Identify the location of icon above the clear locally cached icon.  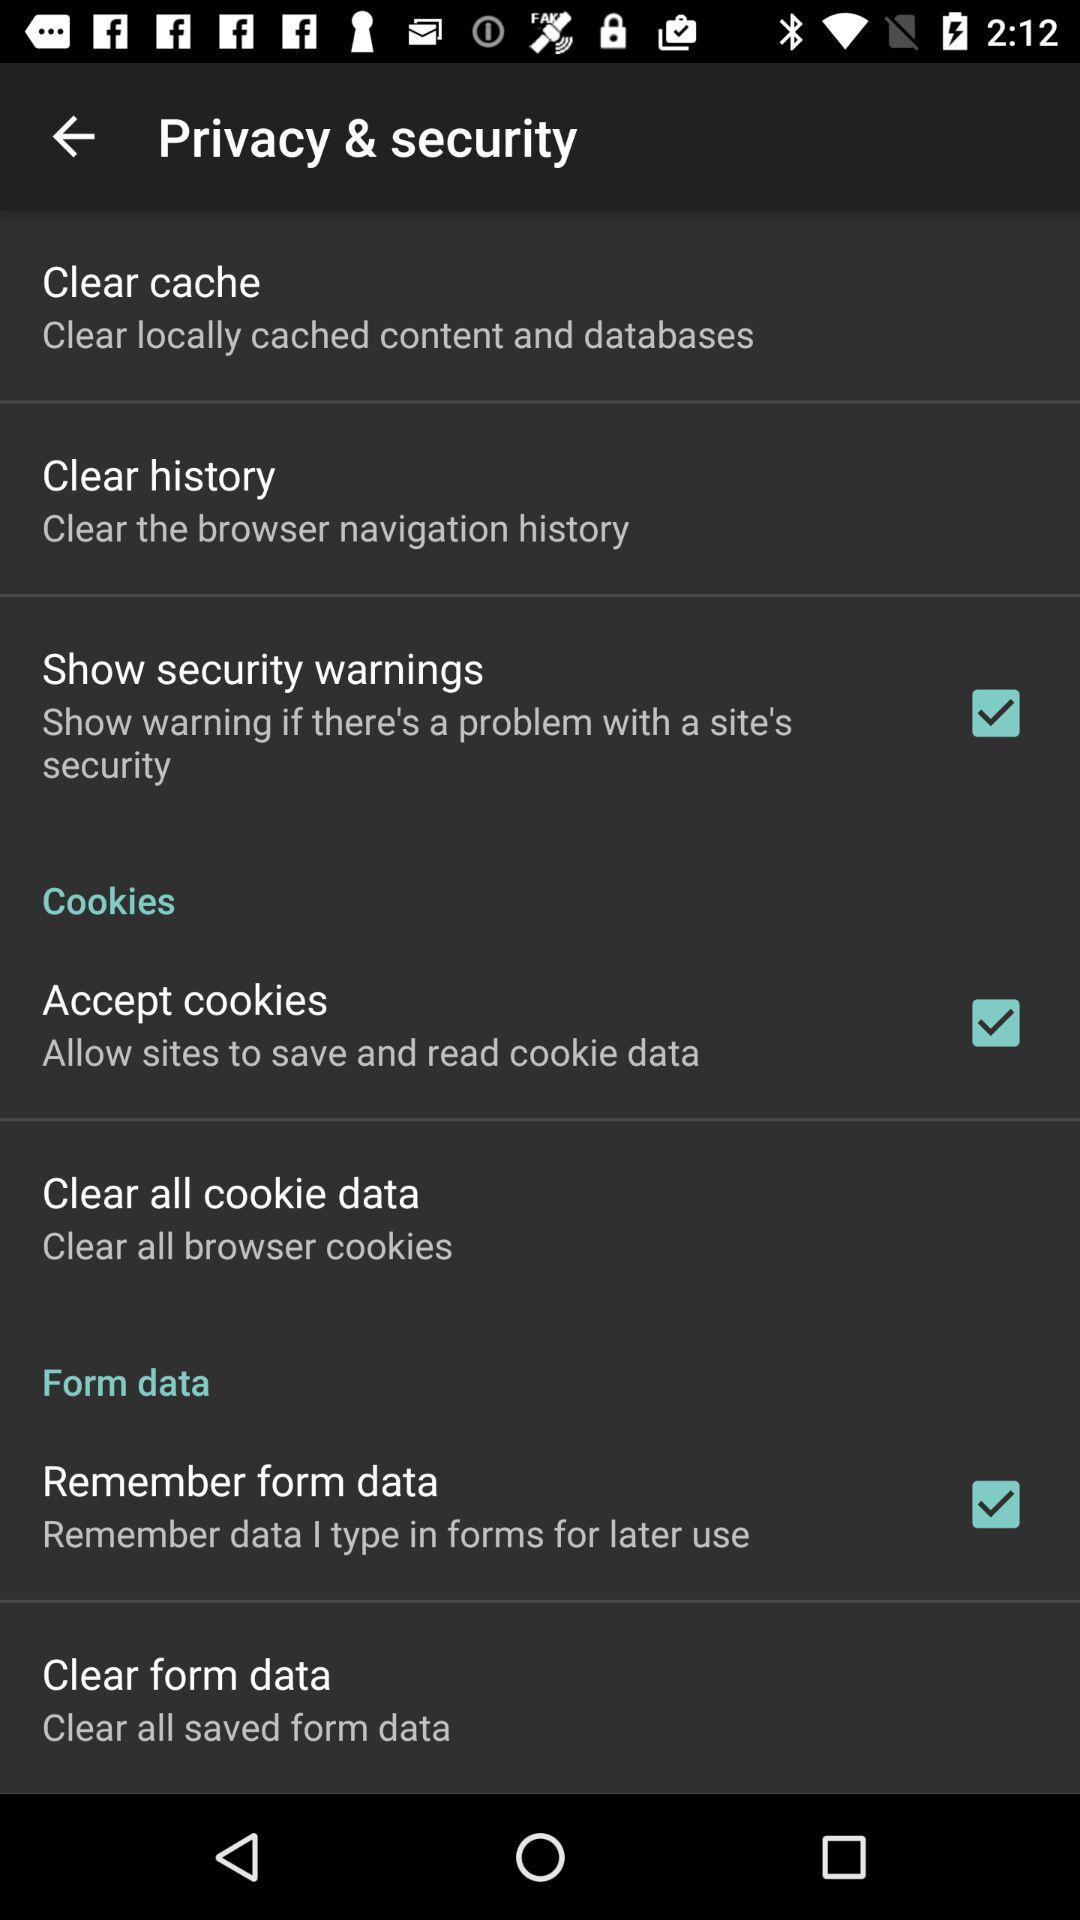
(150, 279).